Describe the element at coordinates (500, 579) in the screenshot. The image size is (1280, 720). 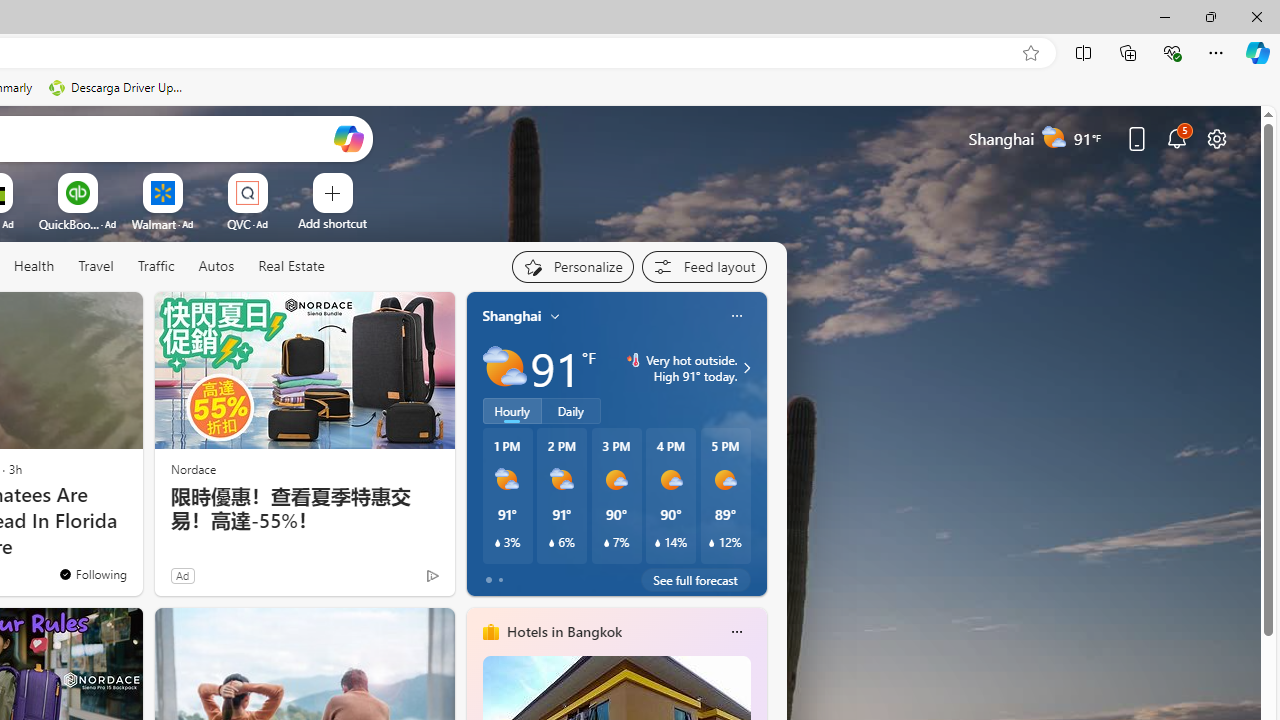
I see `'tab-1'` at that location.